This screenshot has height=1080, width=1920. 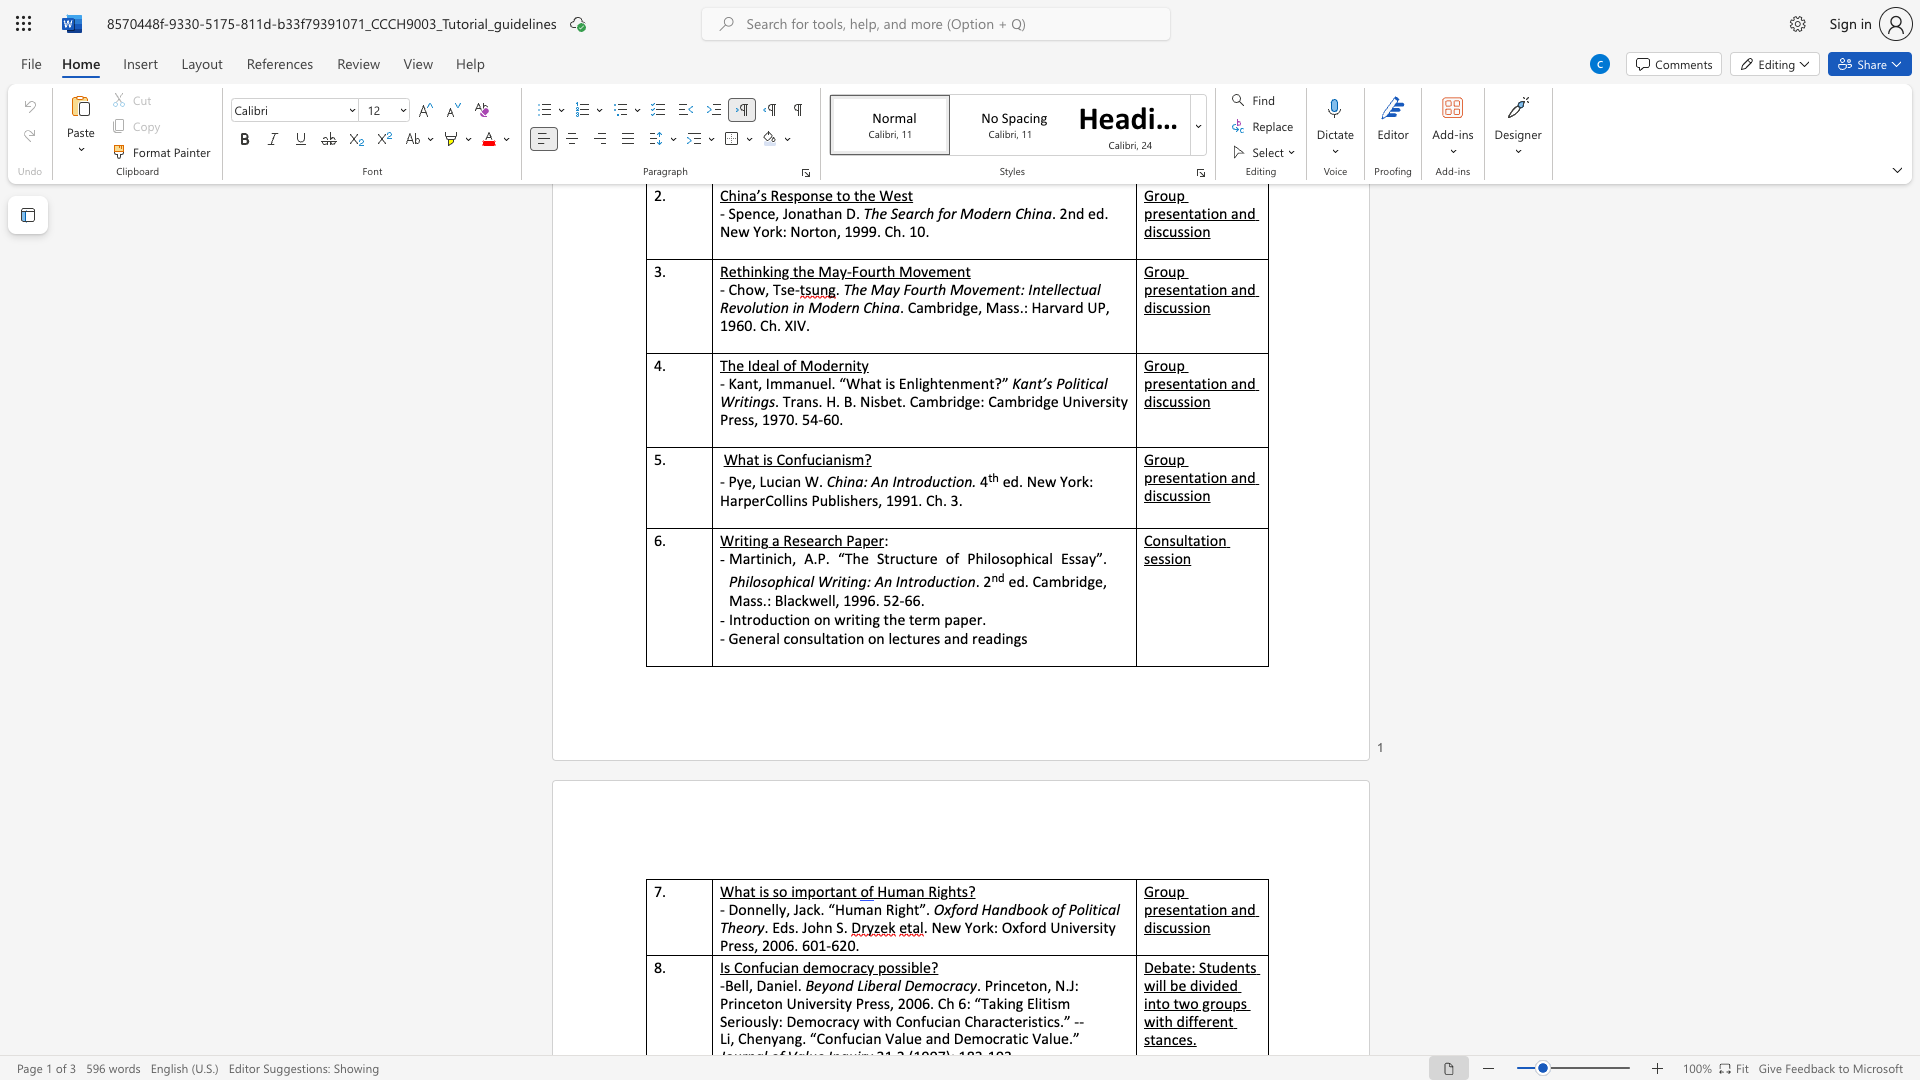 I want to click on the subset text "er." within the text "Introduction on writing the term paper.", so click(x=968, y=618).